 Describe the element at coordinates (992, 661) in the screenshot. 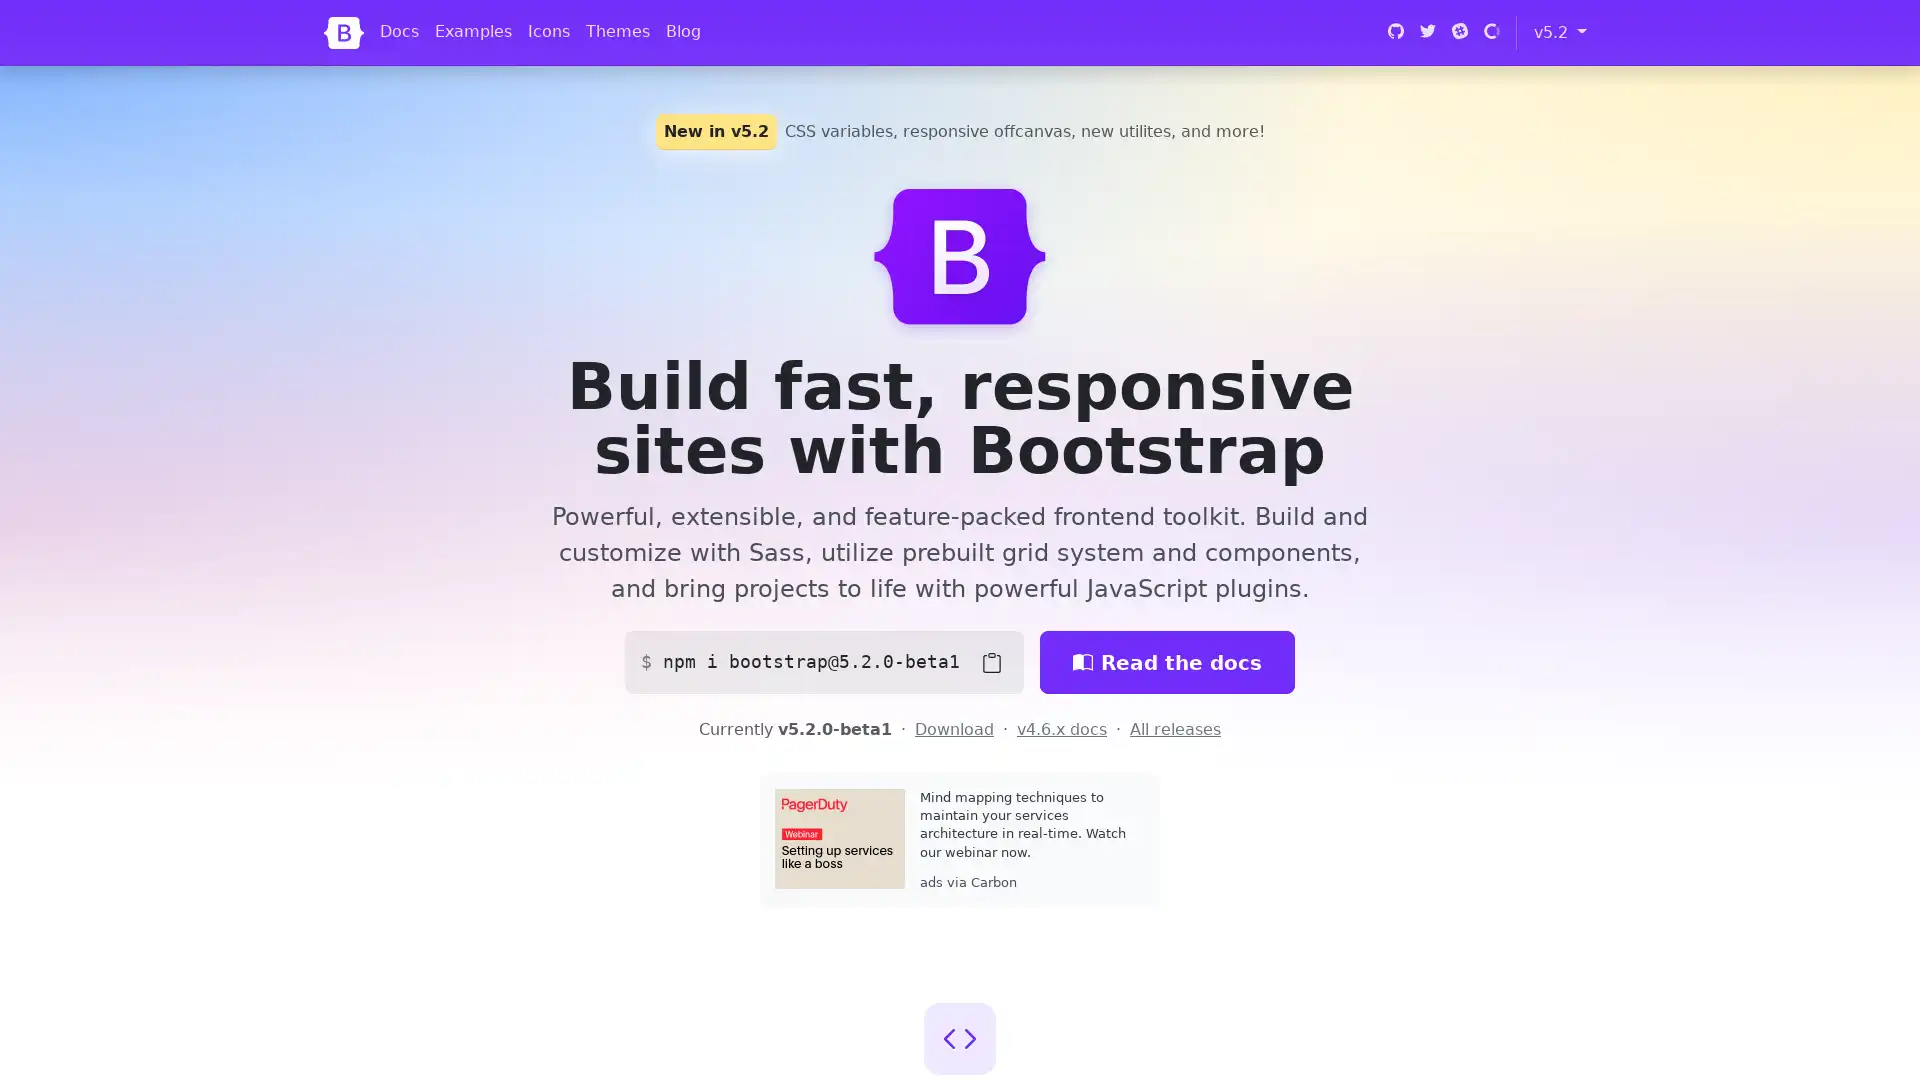

I see `Copy` at that location.